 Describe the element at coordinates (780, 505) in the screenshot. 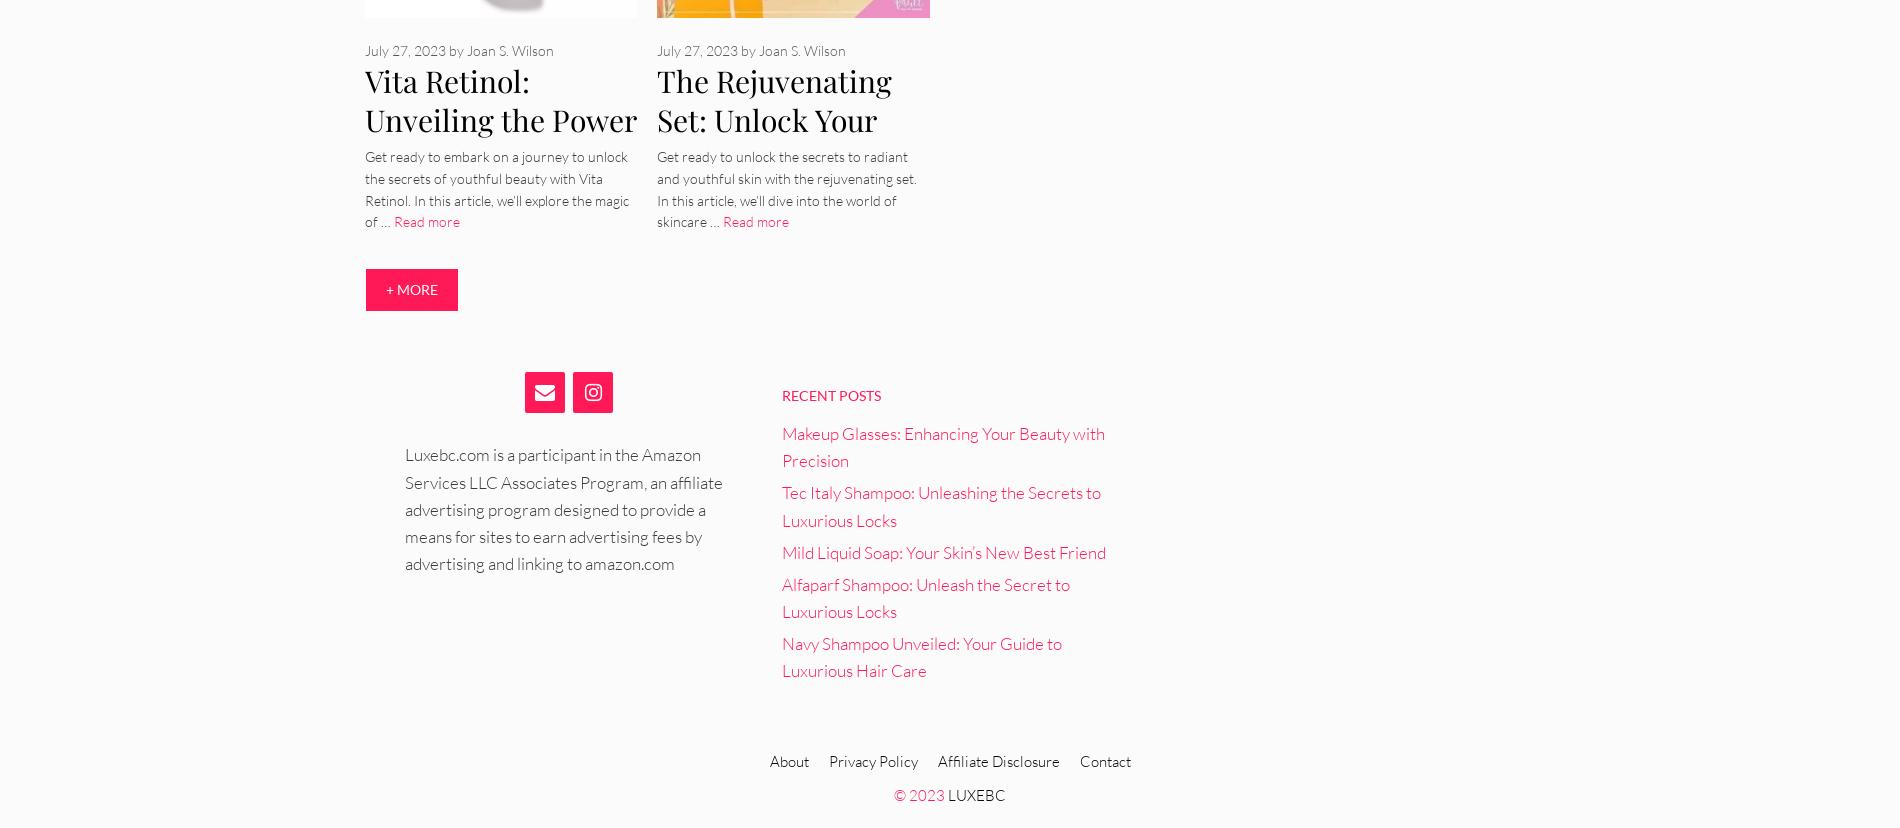

I see `'Tec Italy Shampoo: Unleashing the Secrets to Luxurious Locks'` at that location.